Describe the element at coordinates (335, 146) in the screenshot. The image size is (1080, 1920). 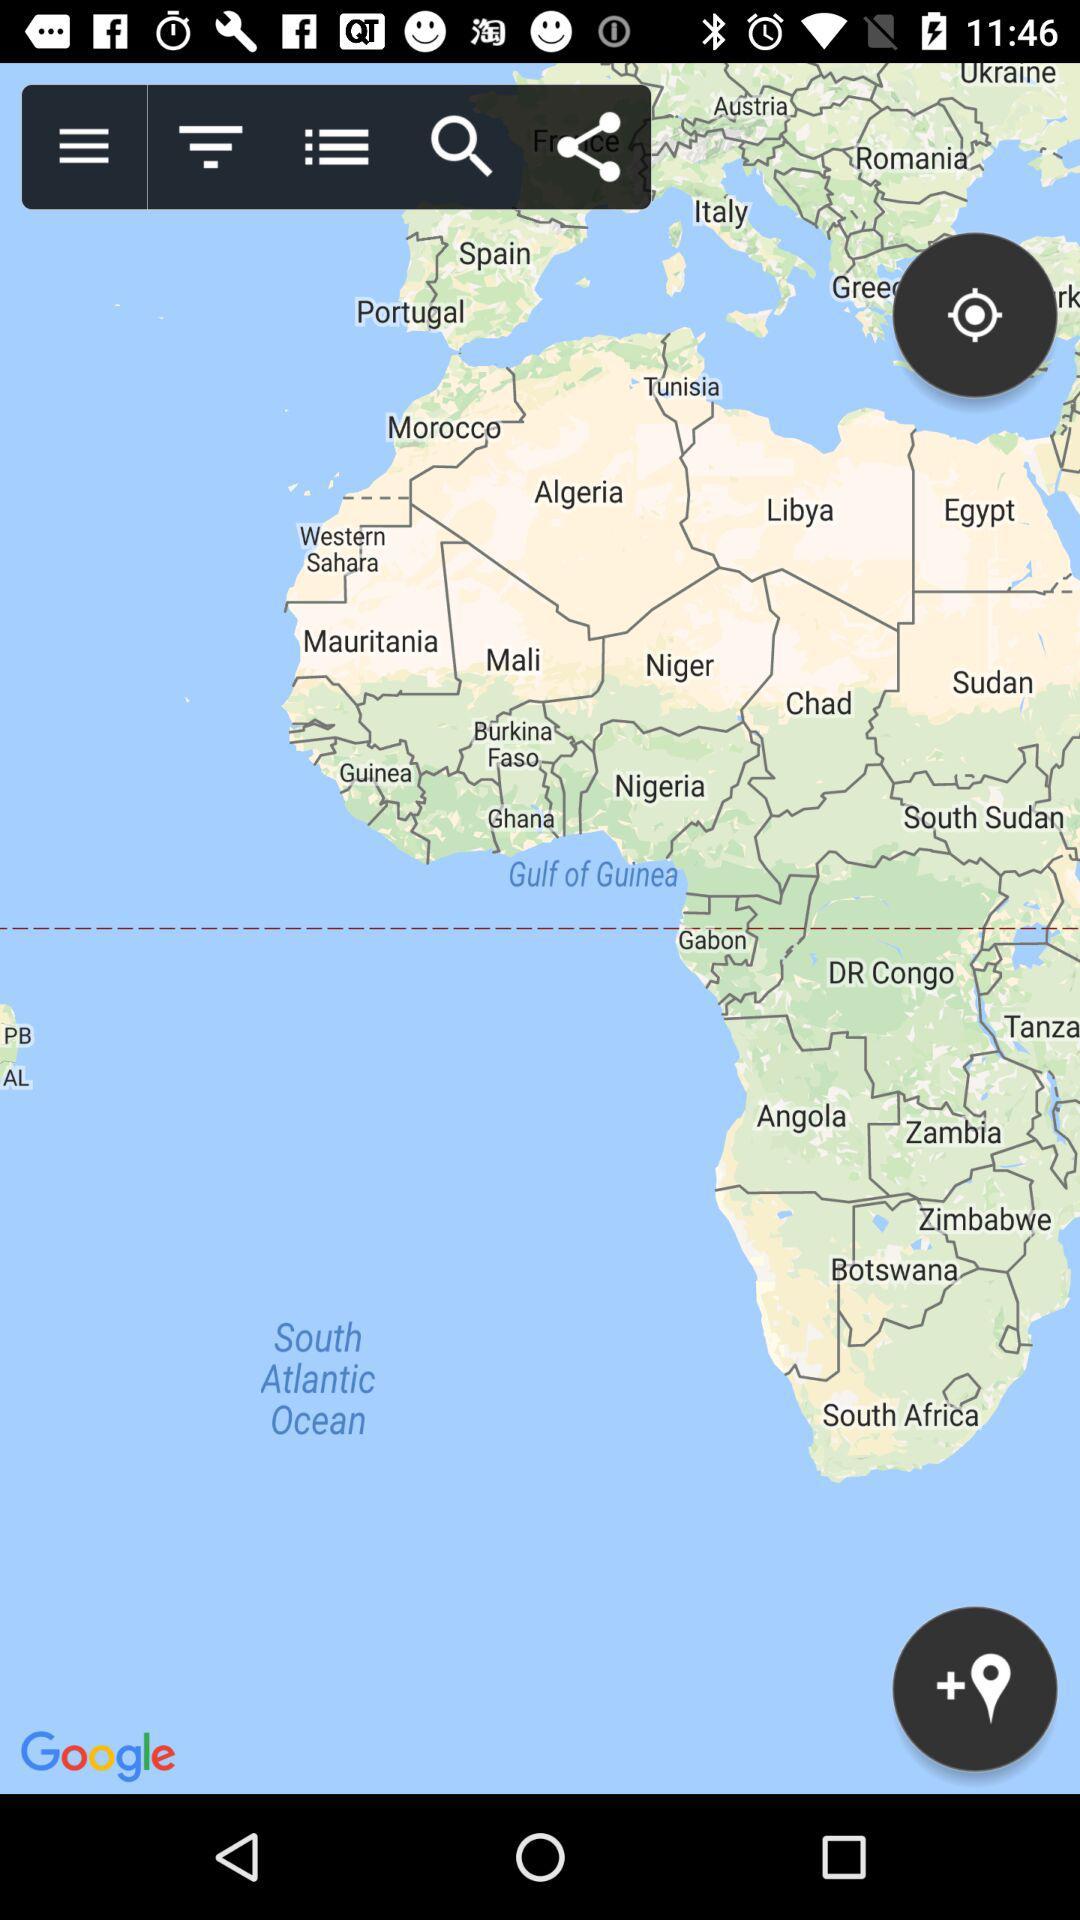
I see `menu` at that location.